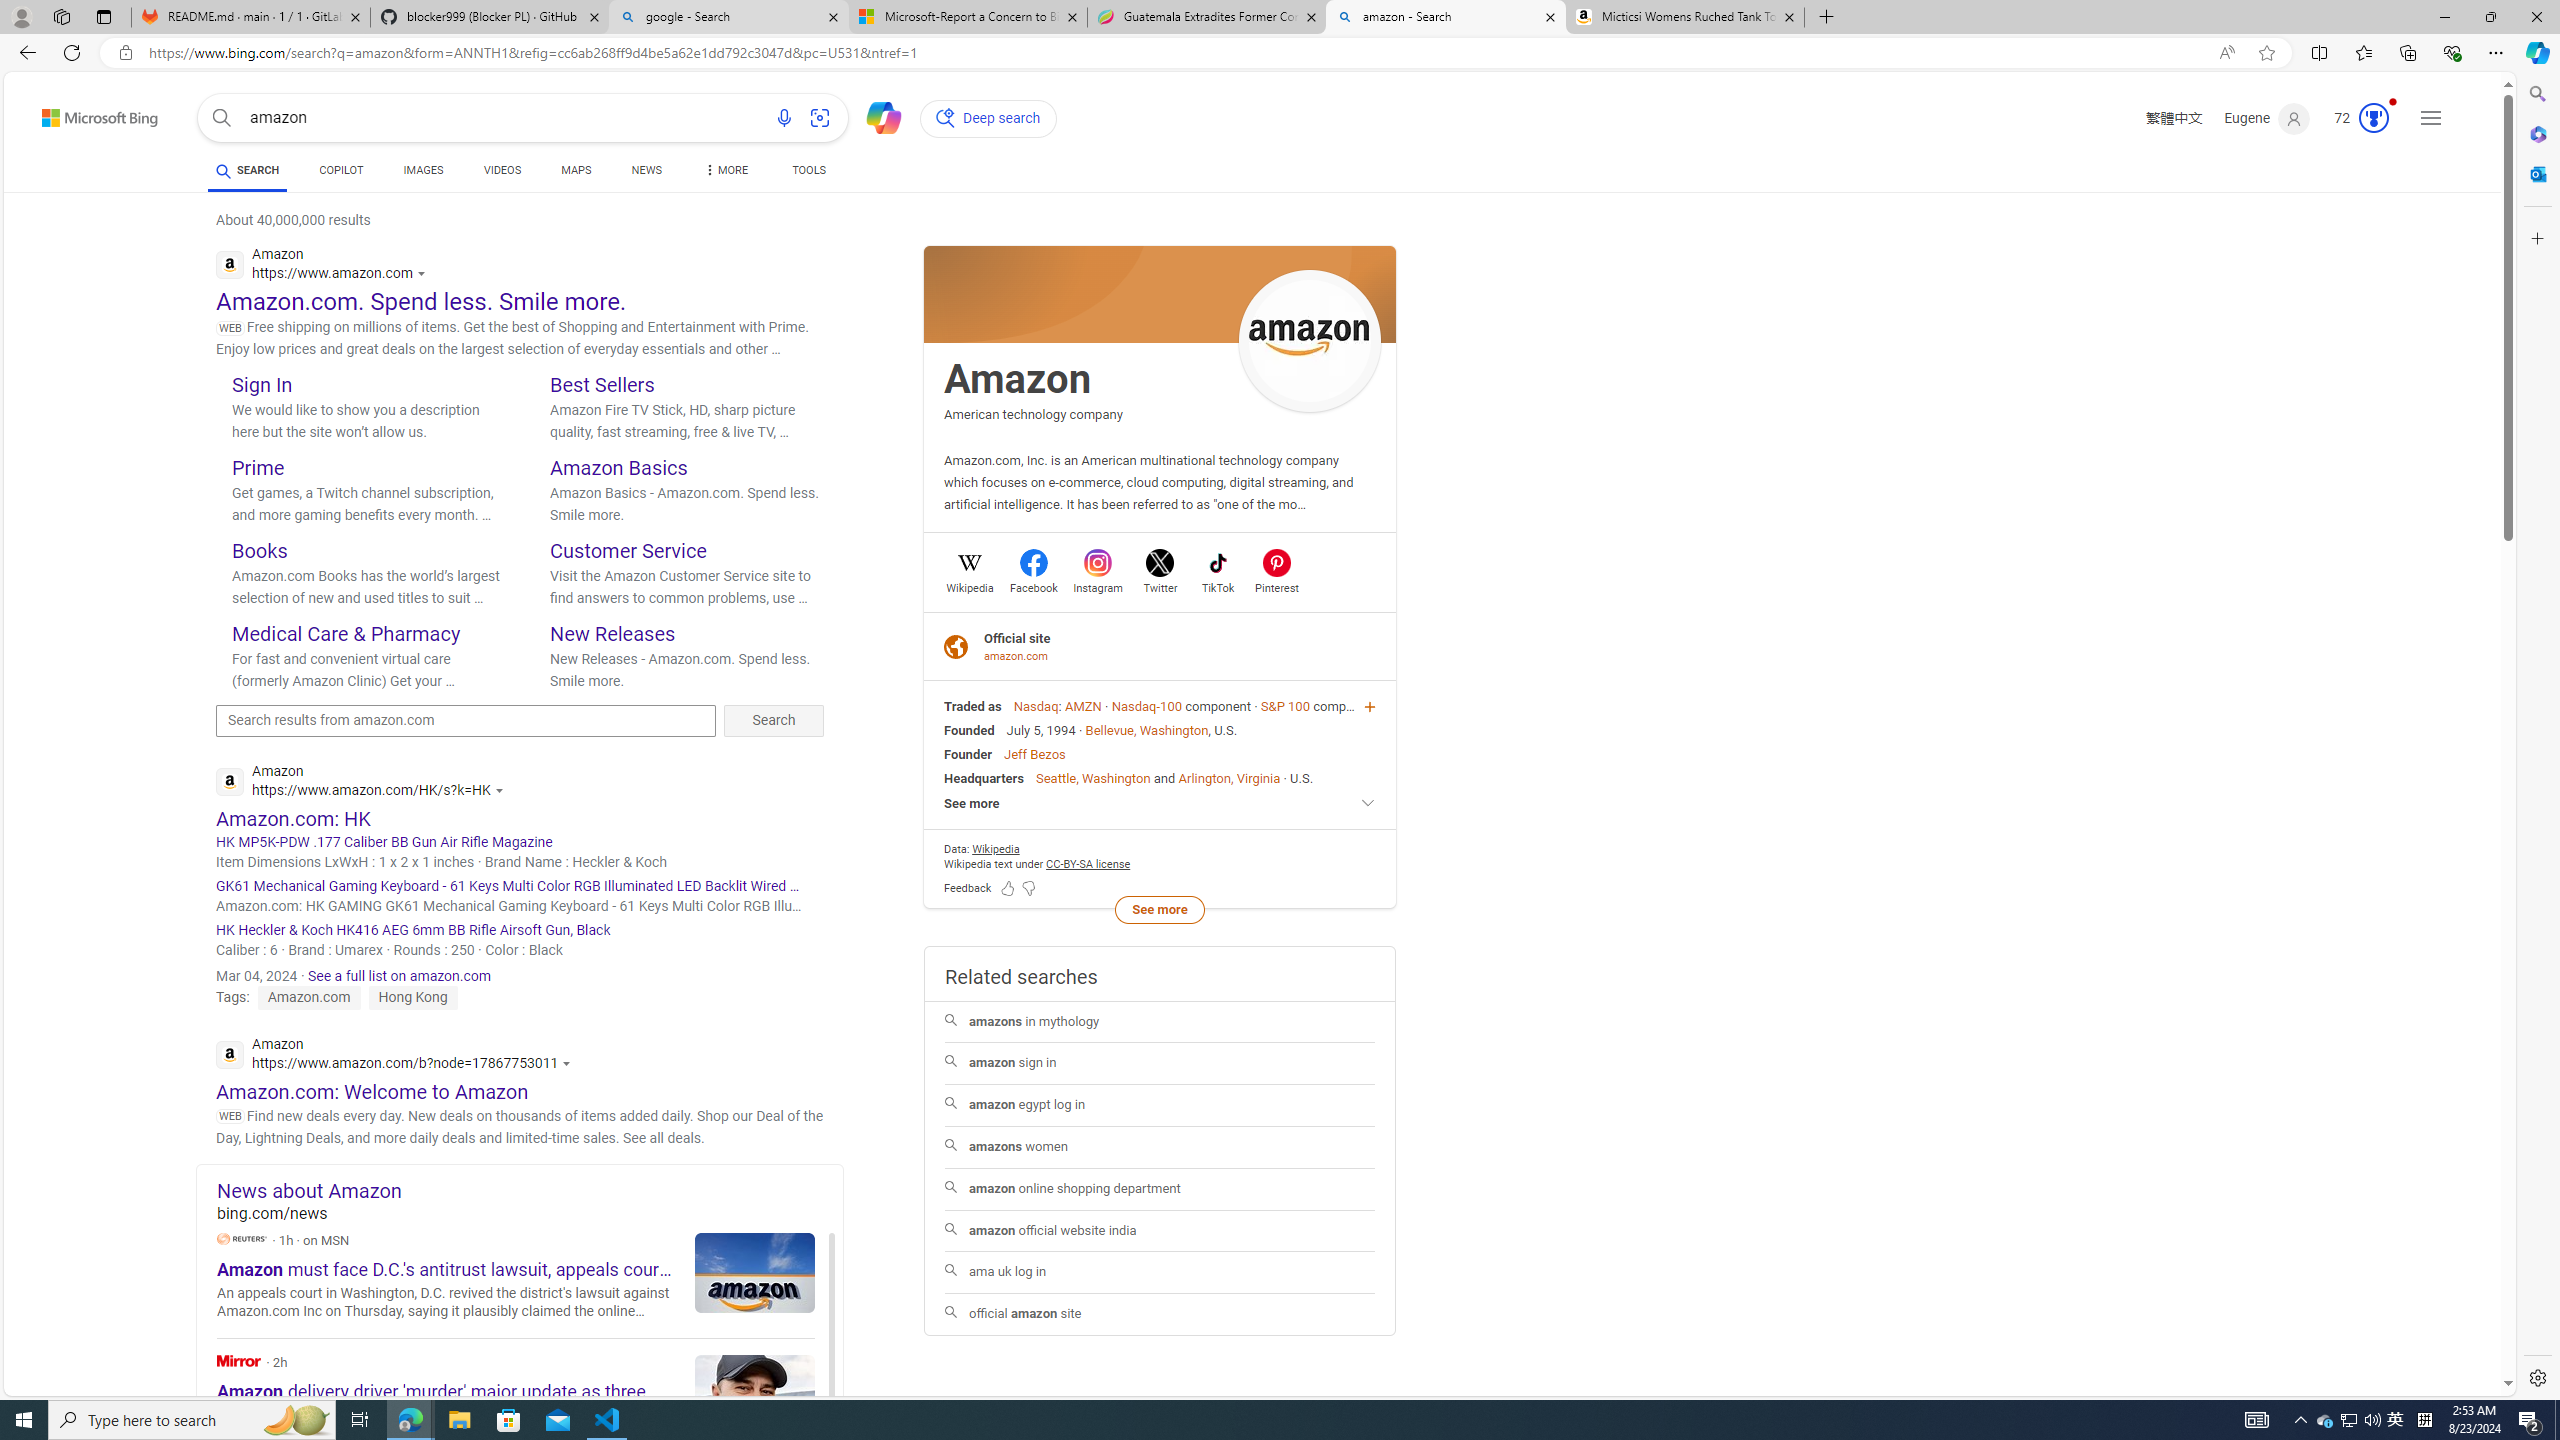 This screenshot has width=2560, height=1440. What do you see at coordinates (1158, 1313) in the screenshot?
I see `'official amazon site'` at bounding box center [1158, 1313].